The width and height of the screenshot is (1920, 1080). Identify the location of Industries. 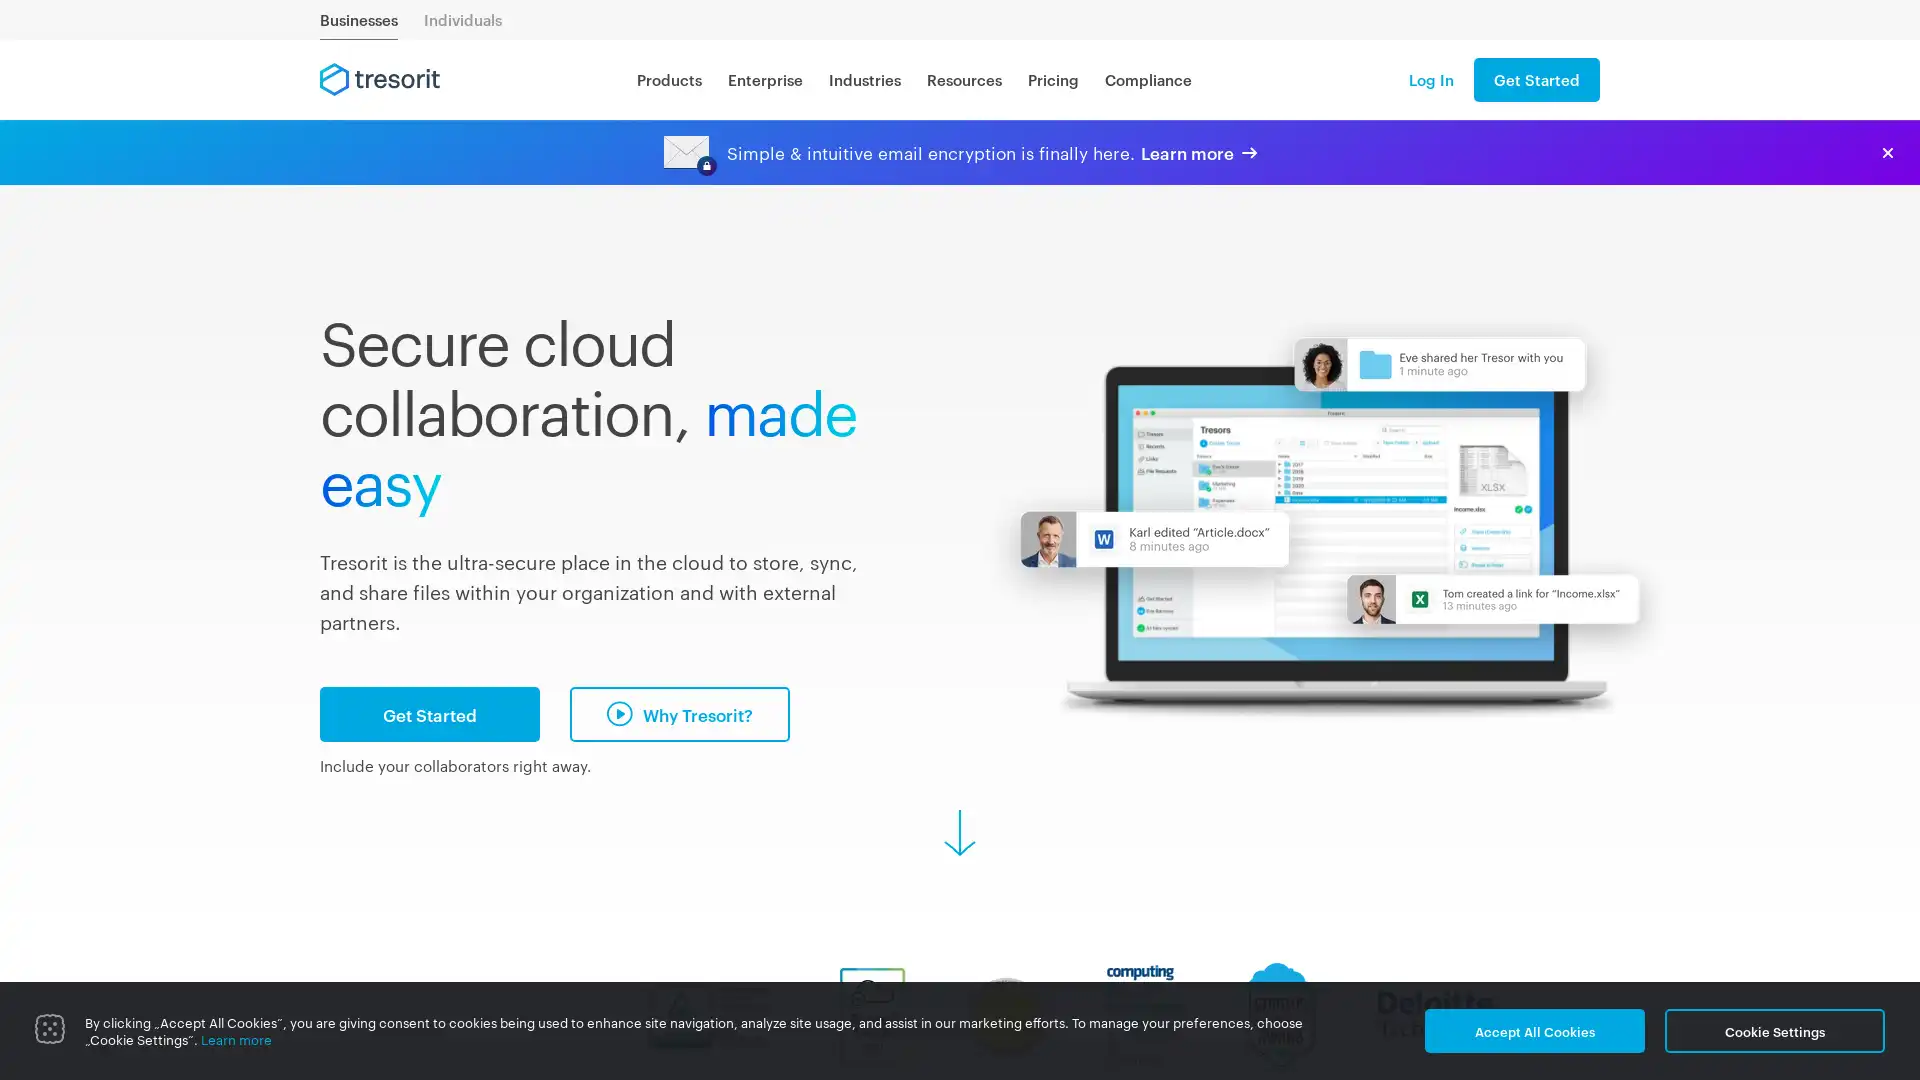
(864, 79).